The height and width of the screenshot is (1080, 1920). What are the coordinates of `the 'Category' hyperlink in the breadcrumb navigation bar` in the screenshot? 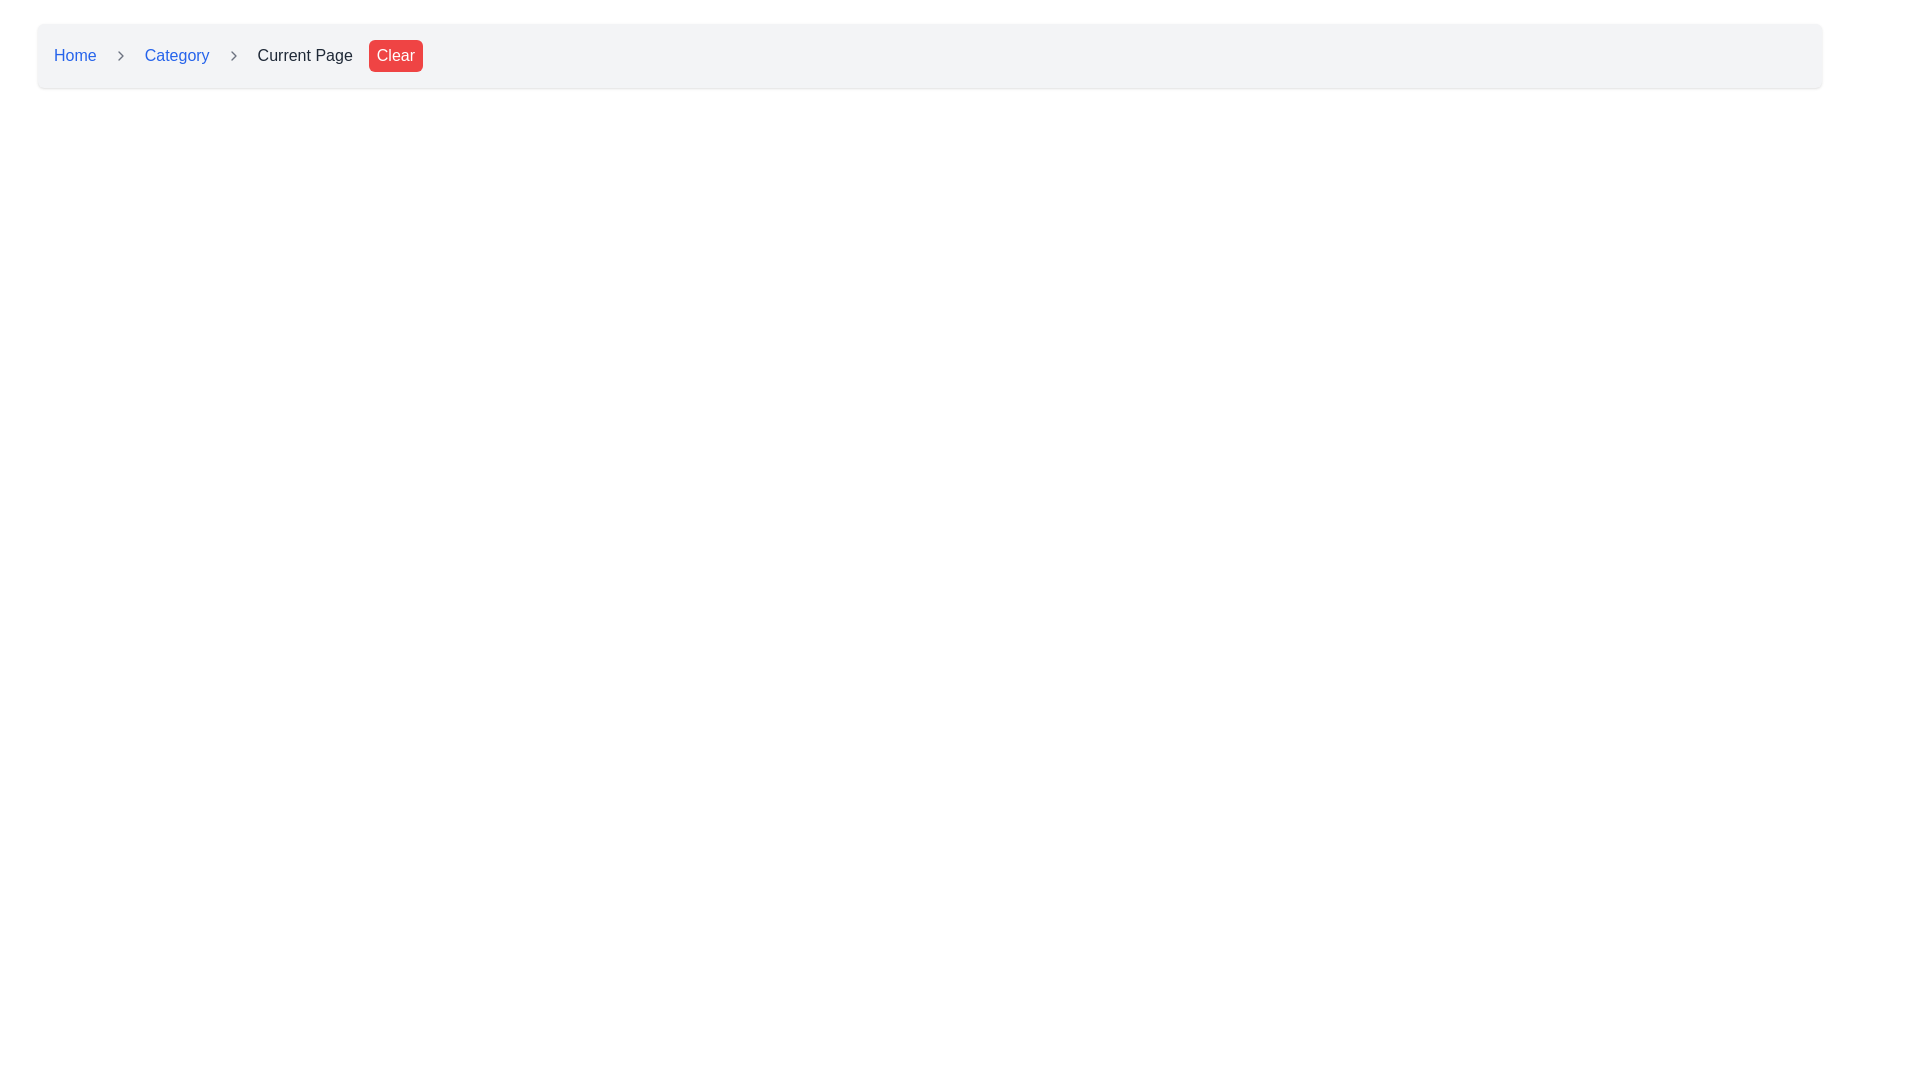 It's located at (177, 55).